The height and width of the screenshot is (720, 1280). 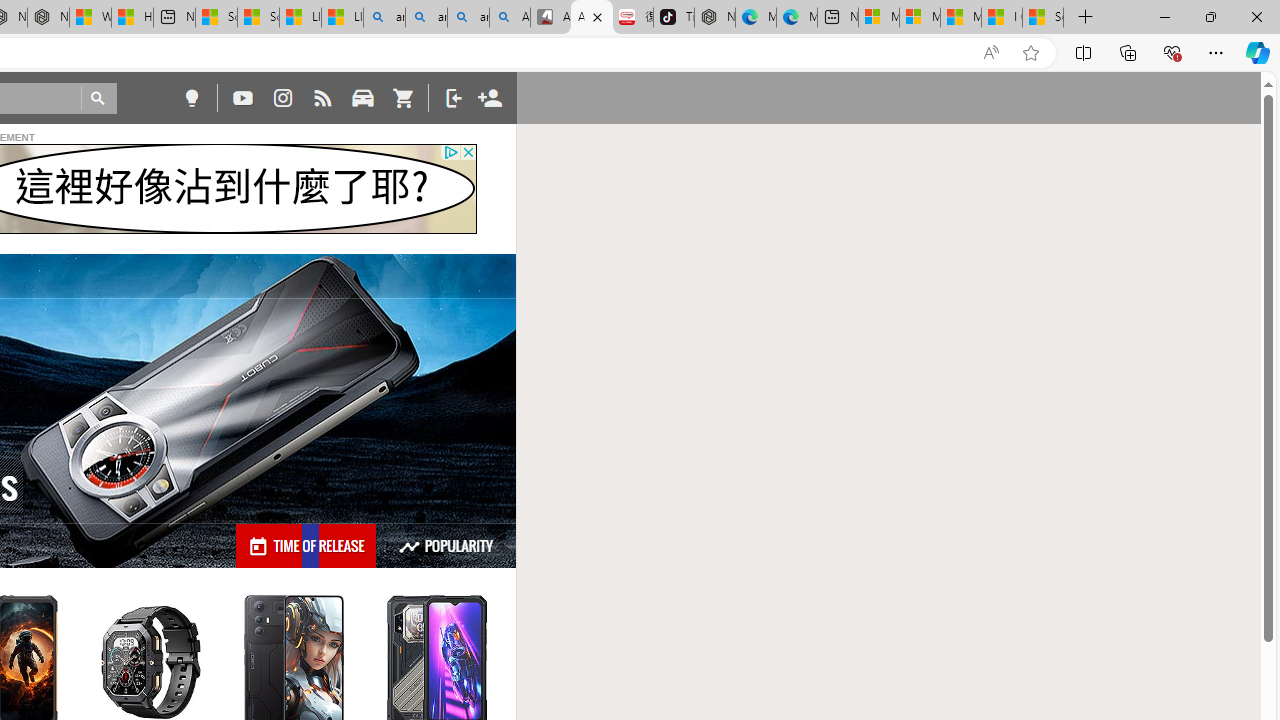 What do you see at coordinates (425, 17) in the screenshot?
I see `'amazon - Search'` at bounding box center [425, 17].